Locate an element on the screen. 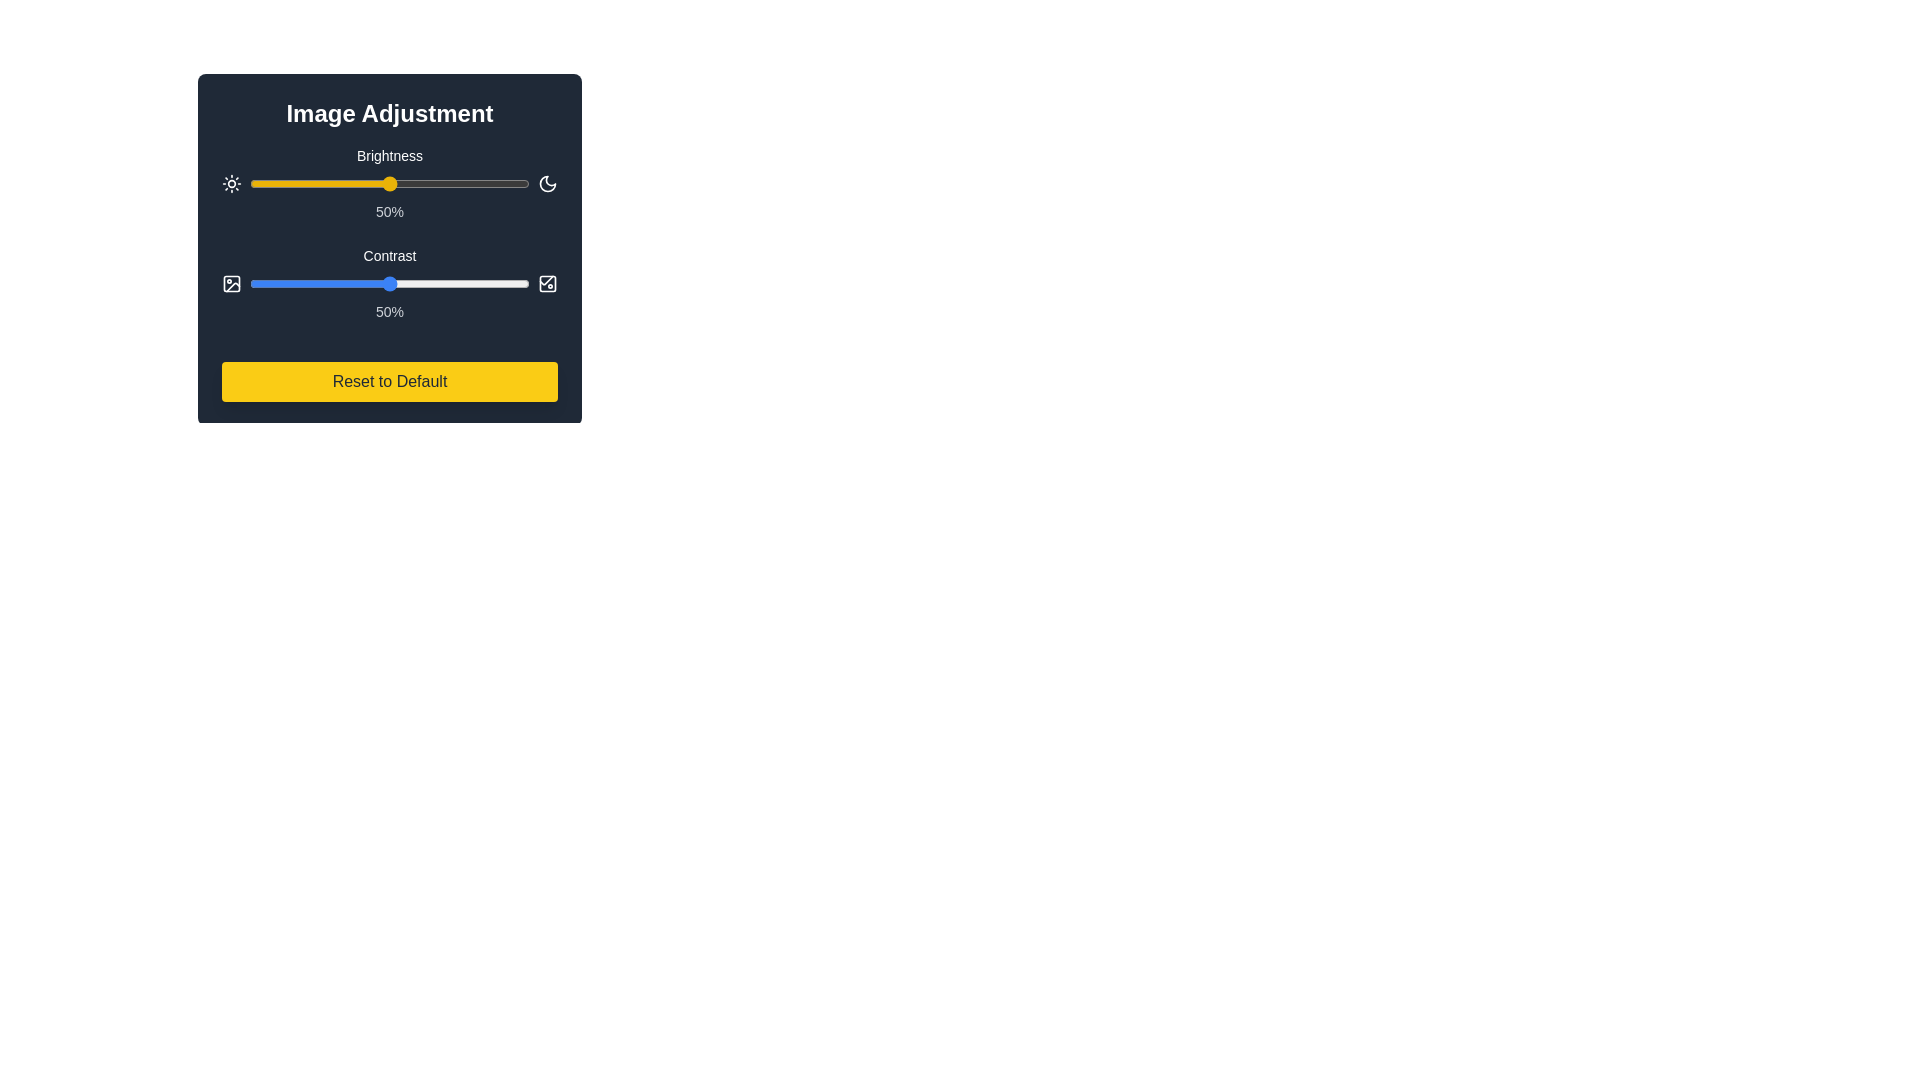  the brightness is located at coordinates (485, 184).